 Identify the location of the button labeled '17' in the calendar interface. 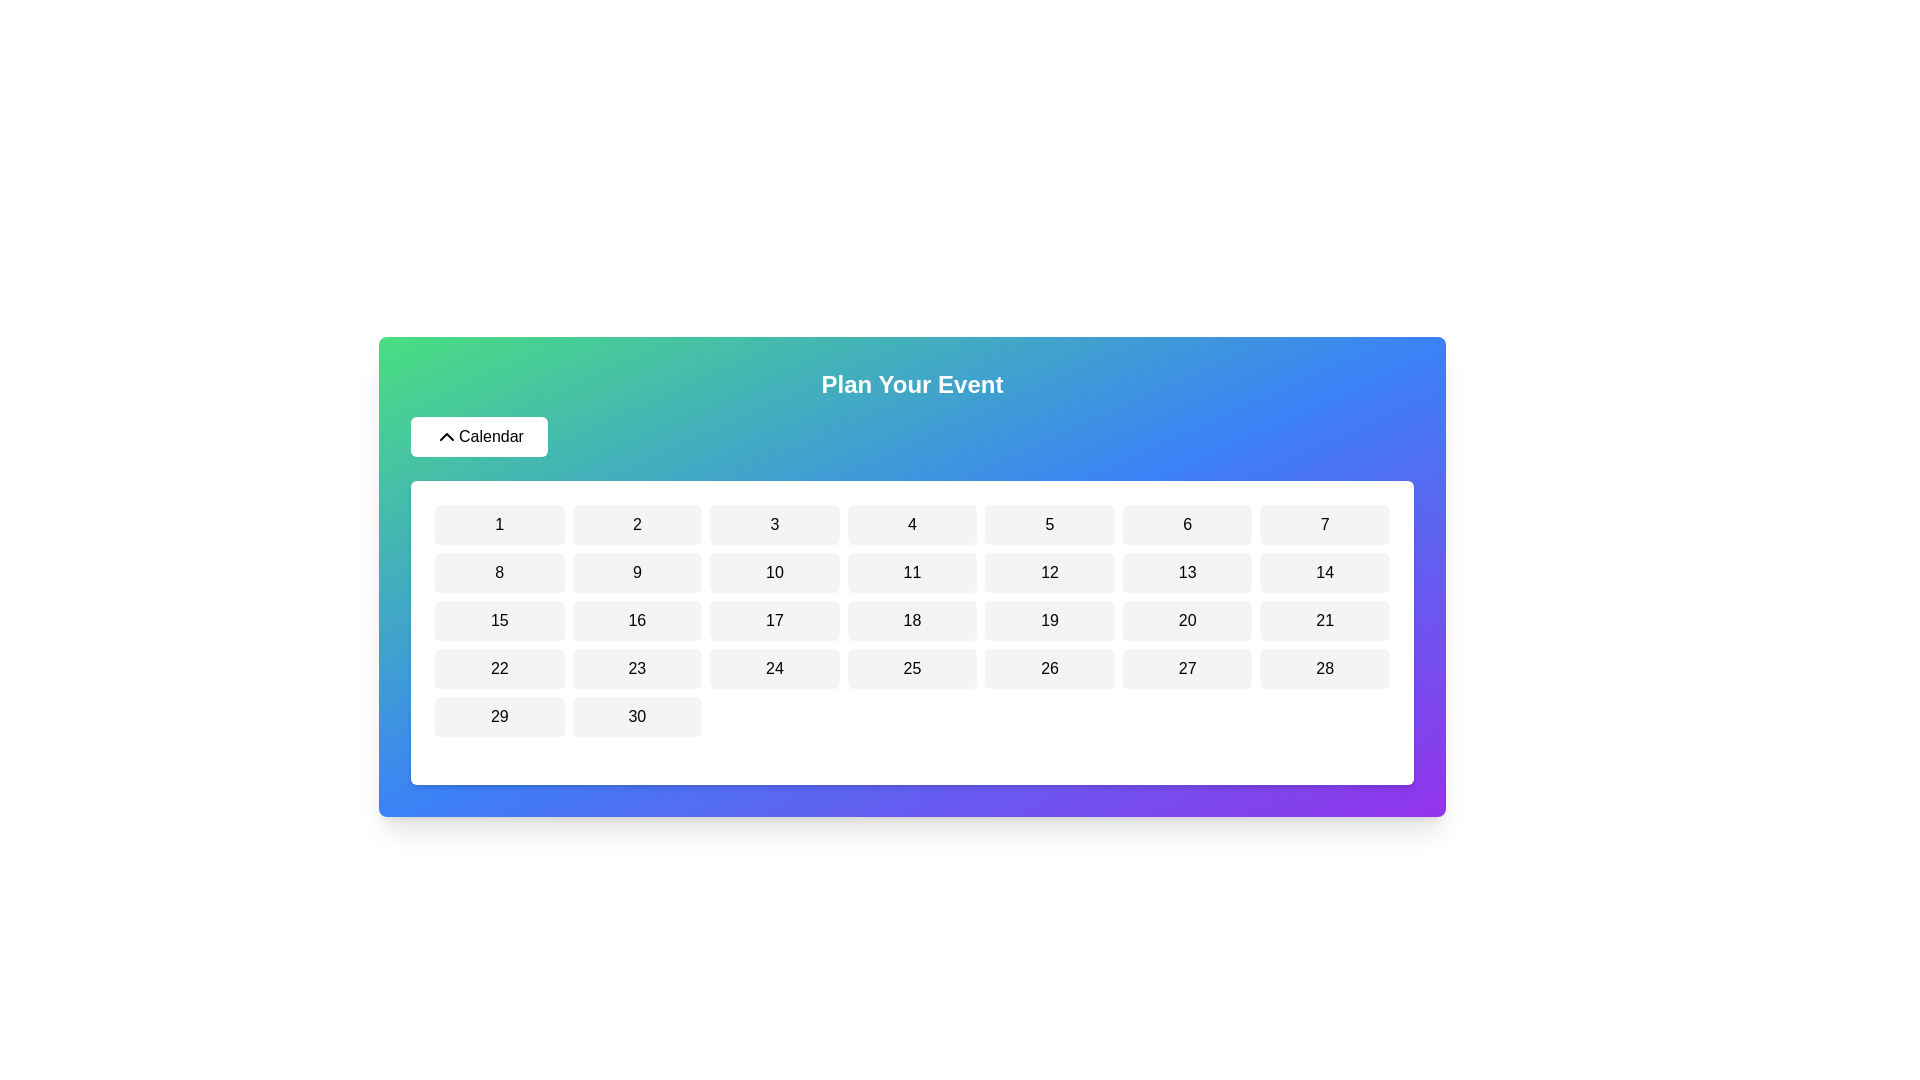
(773, 620).